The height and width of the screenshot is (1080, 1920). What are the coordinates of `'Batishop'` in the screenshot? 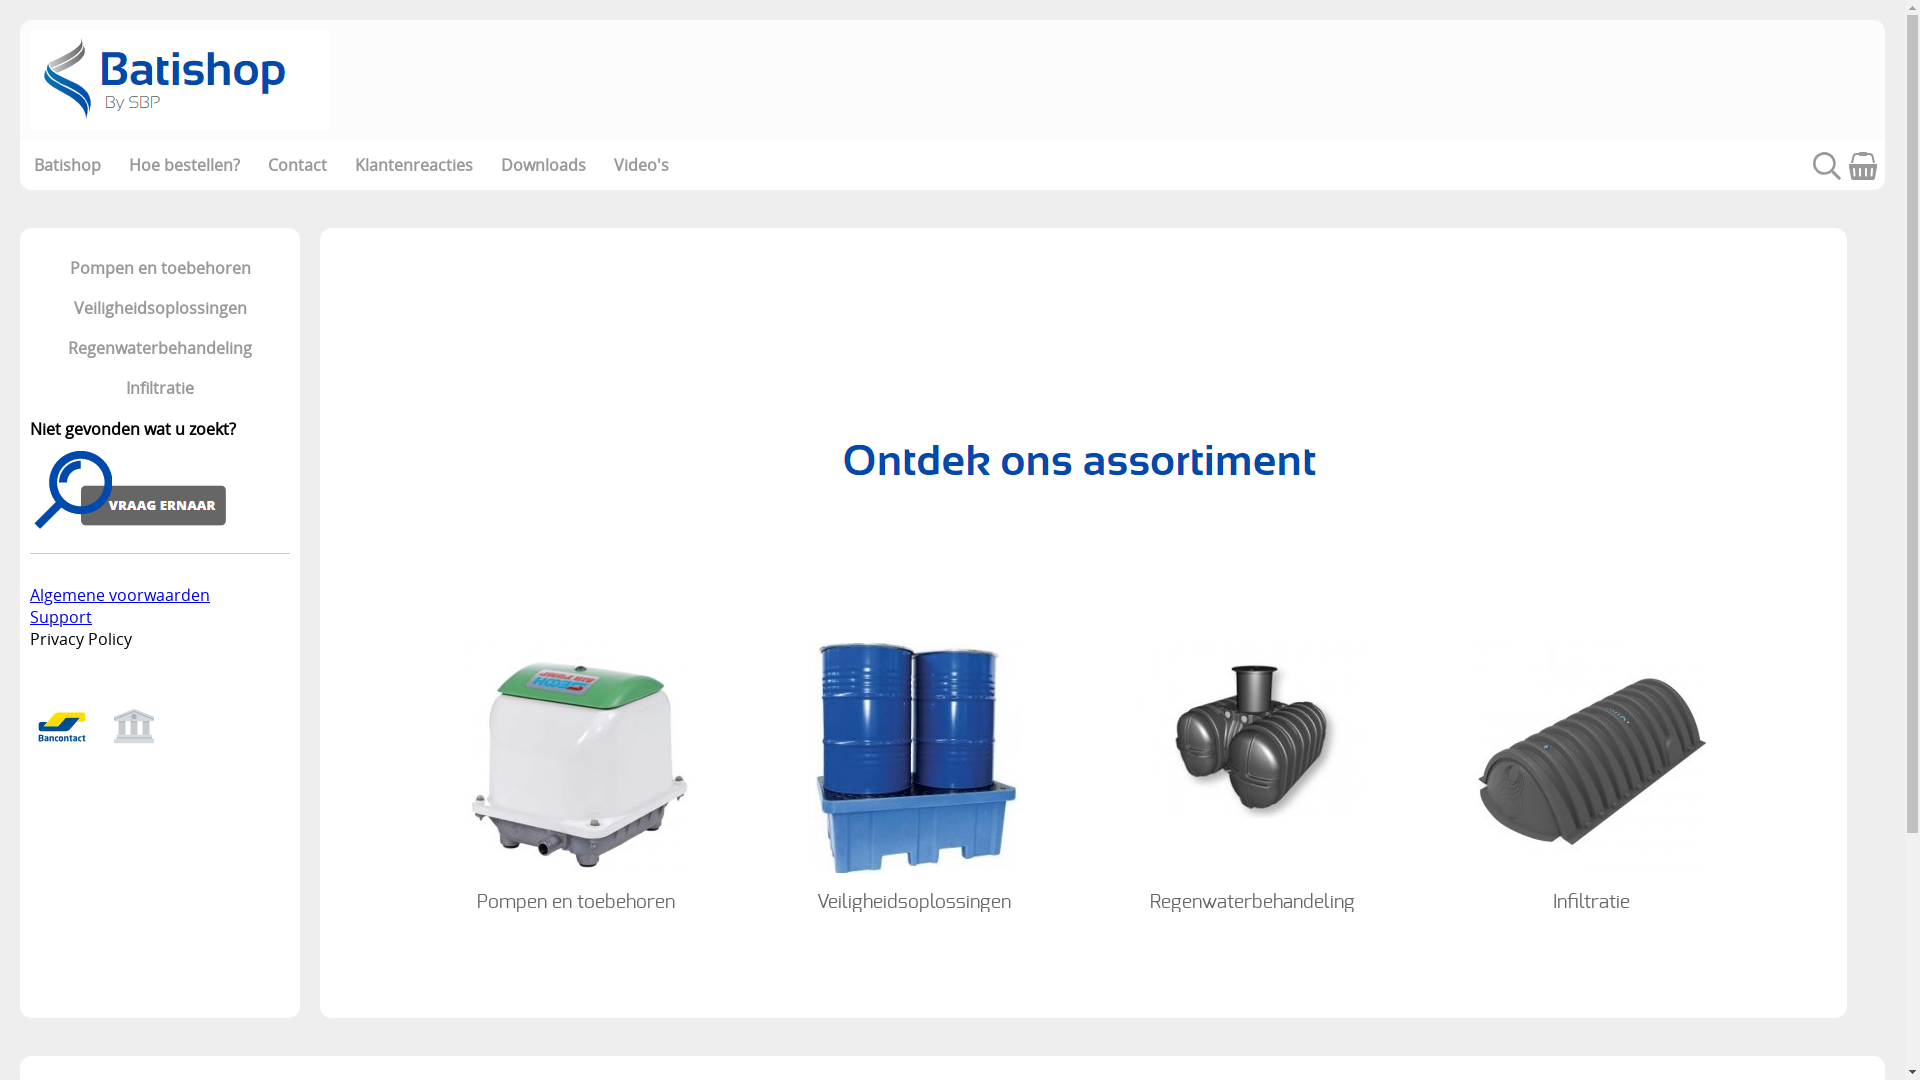 It's located at (67, 164).